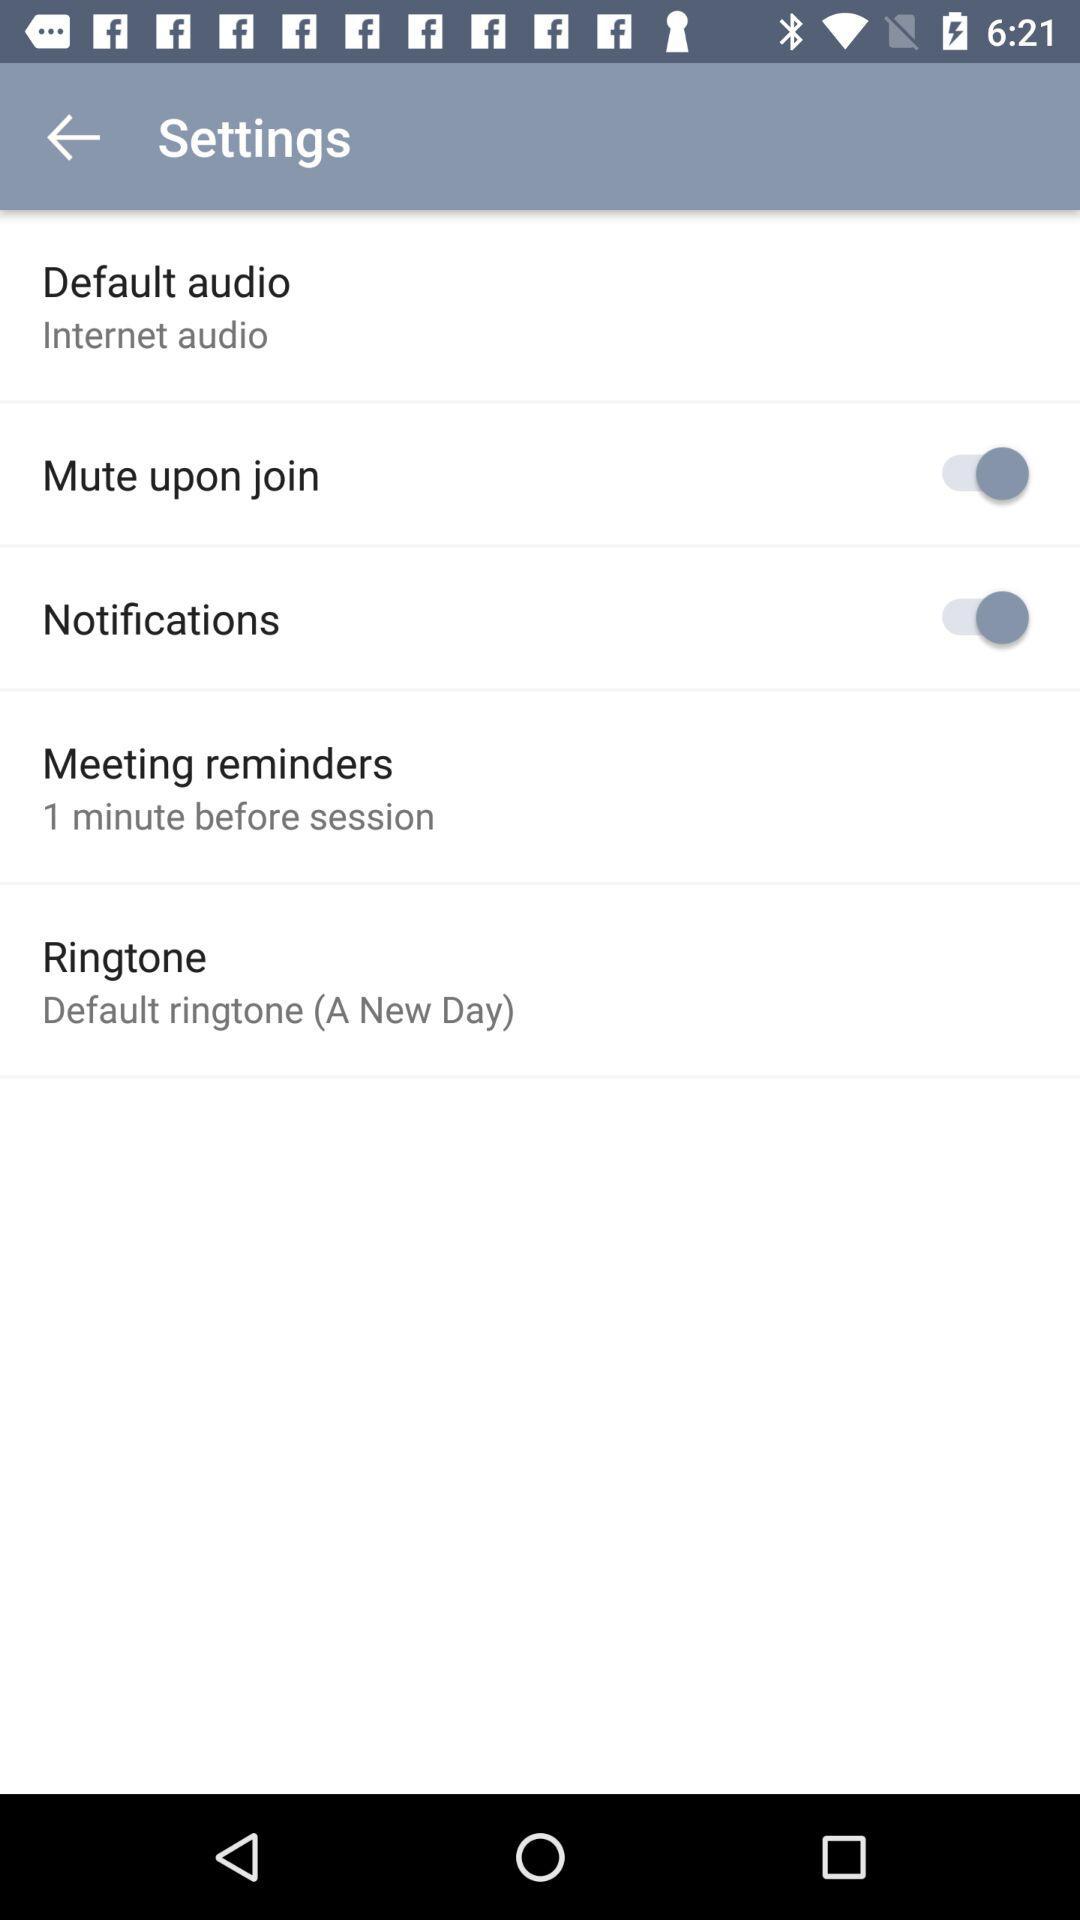  I want to click on the icon below default audio icon, so click(154, 333).